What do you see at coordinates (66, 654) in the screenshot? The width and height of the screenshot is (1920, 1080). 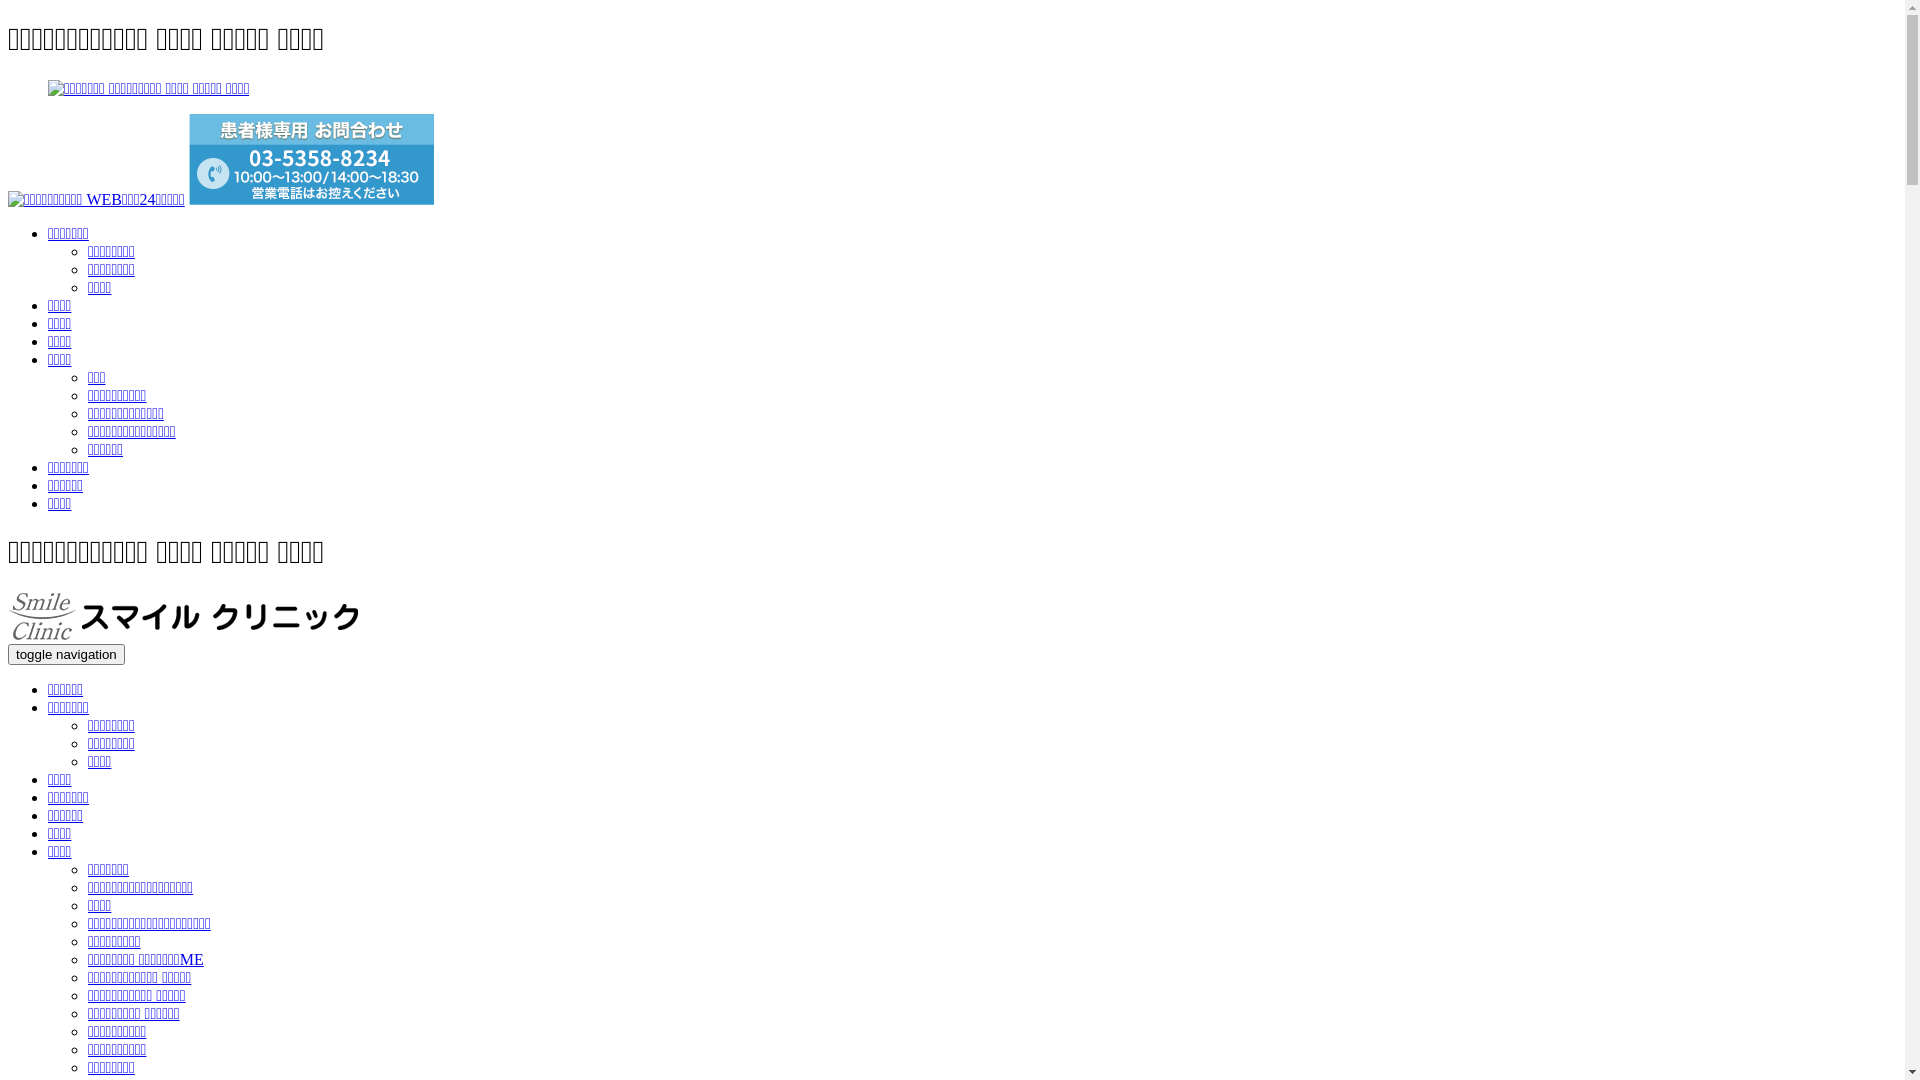 I see `'toggle navigation'` at bounding box center [66, 654].